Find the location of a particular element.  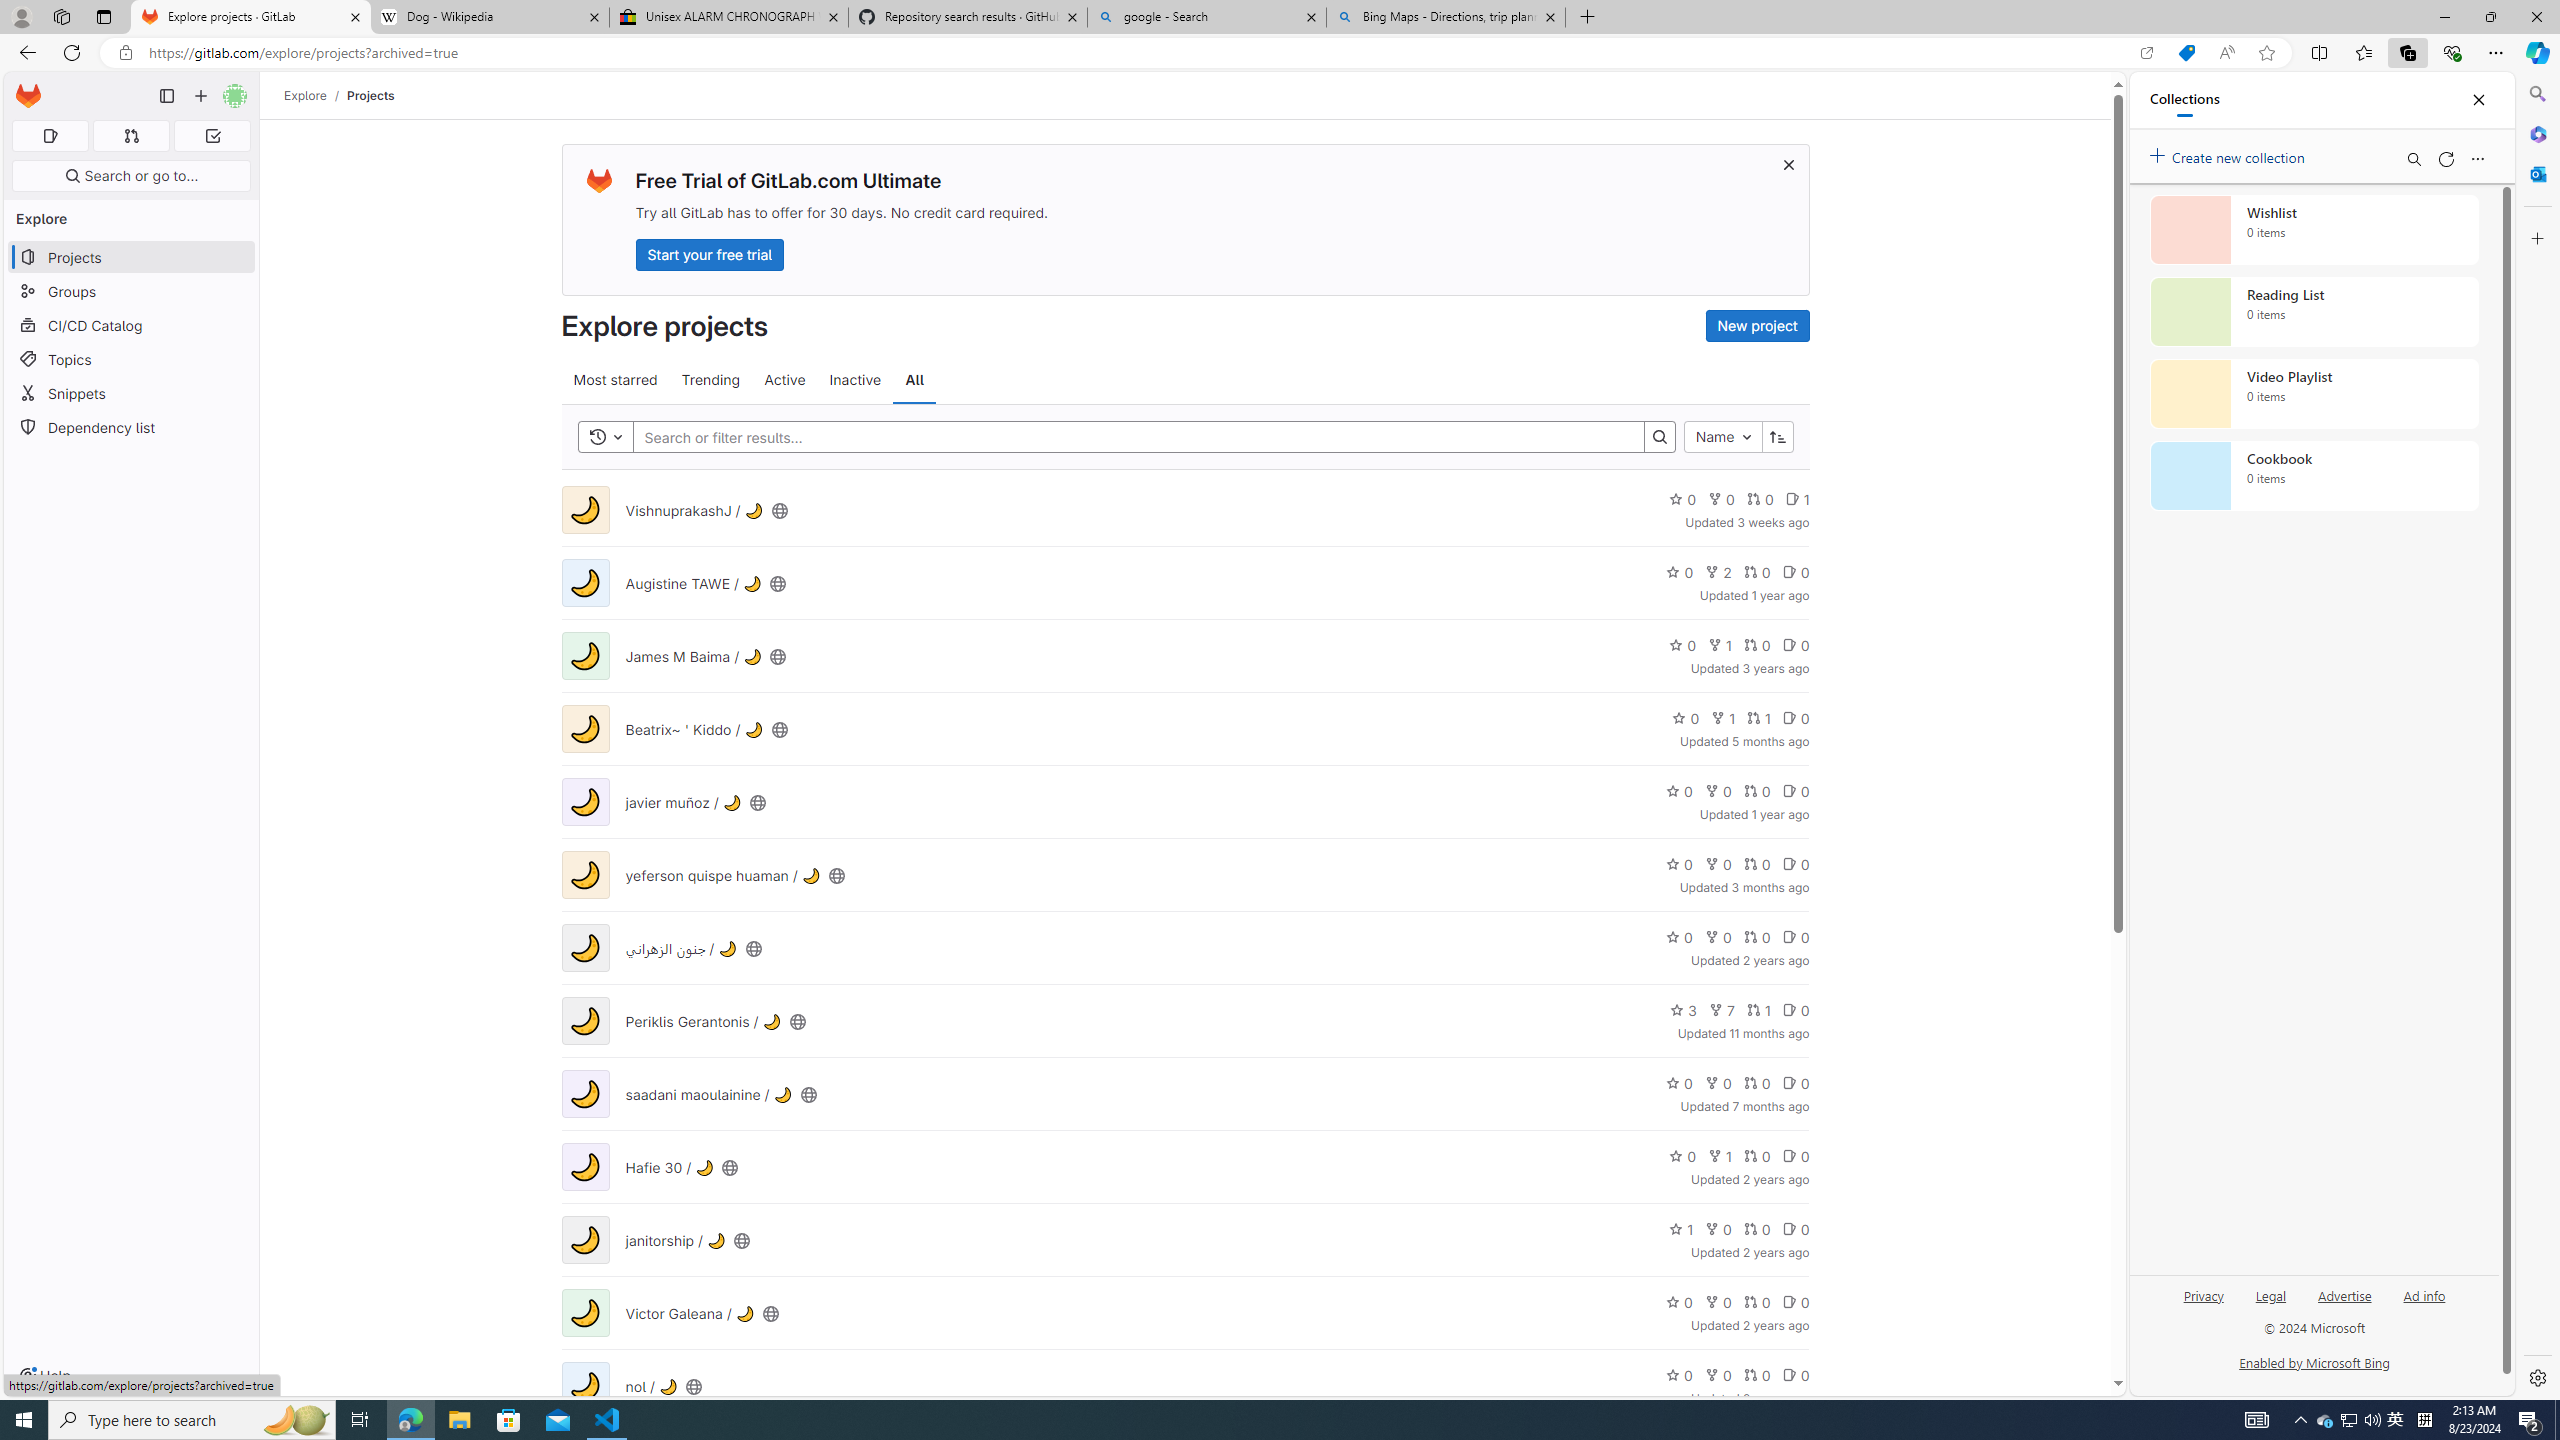

'Cookbook collection, 0 items' is located at coordinates (2314, 474).